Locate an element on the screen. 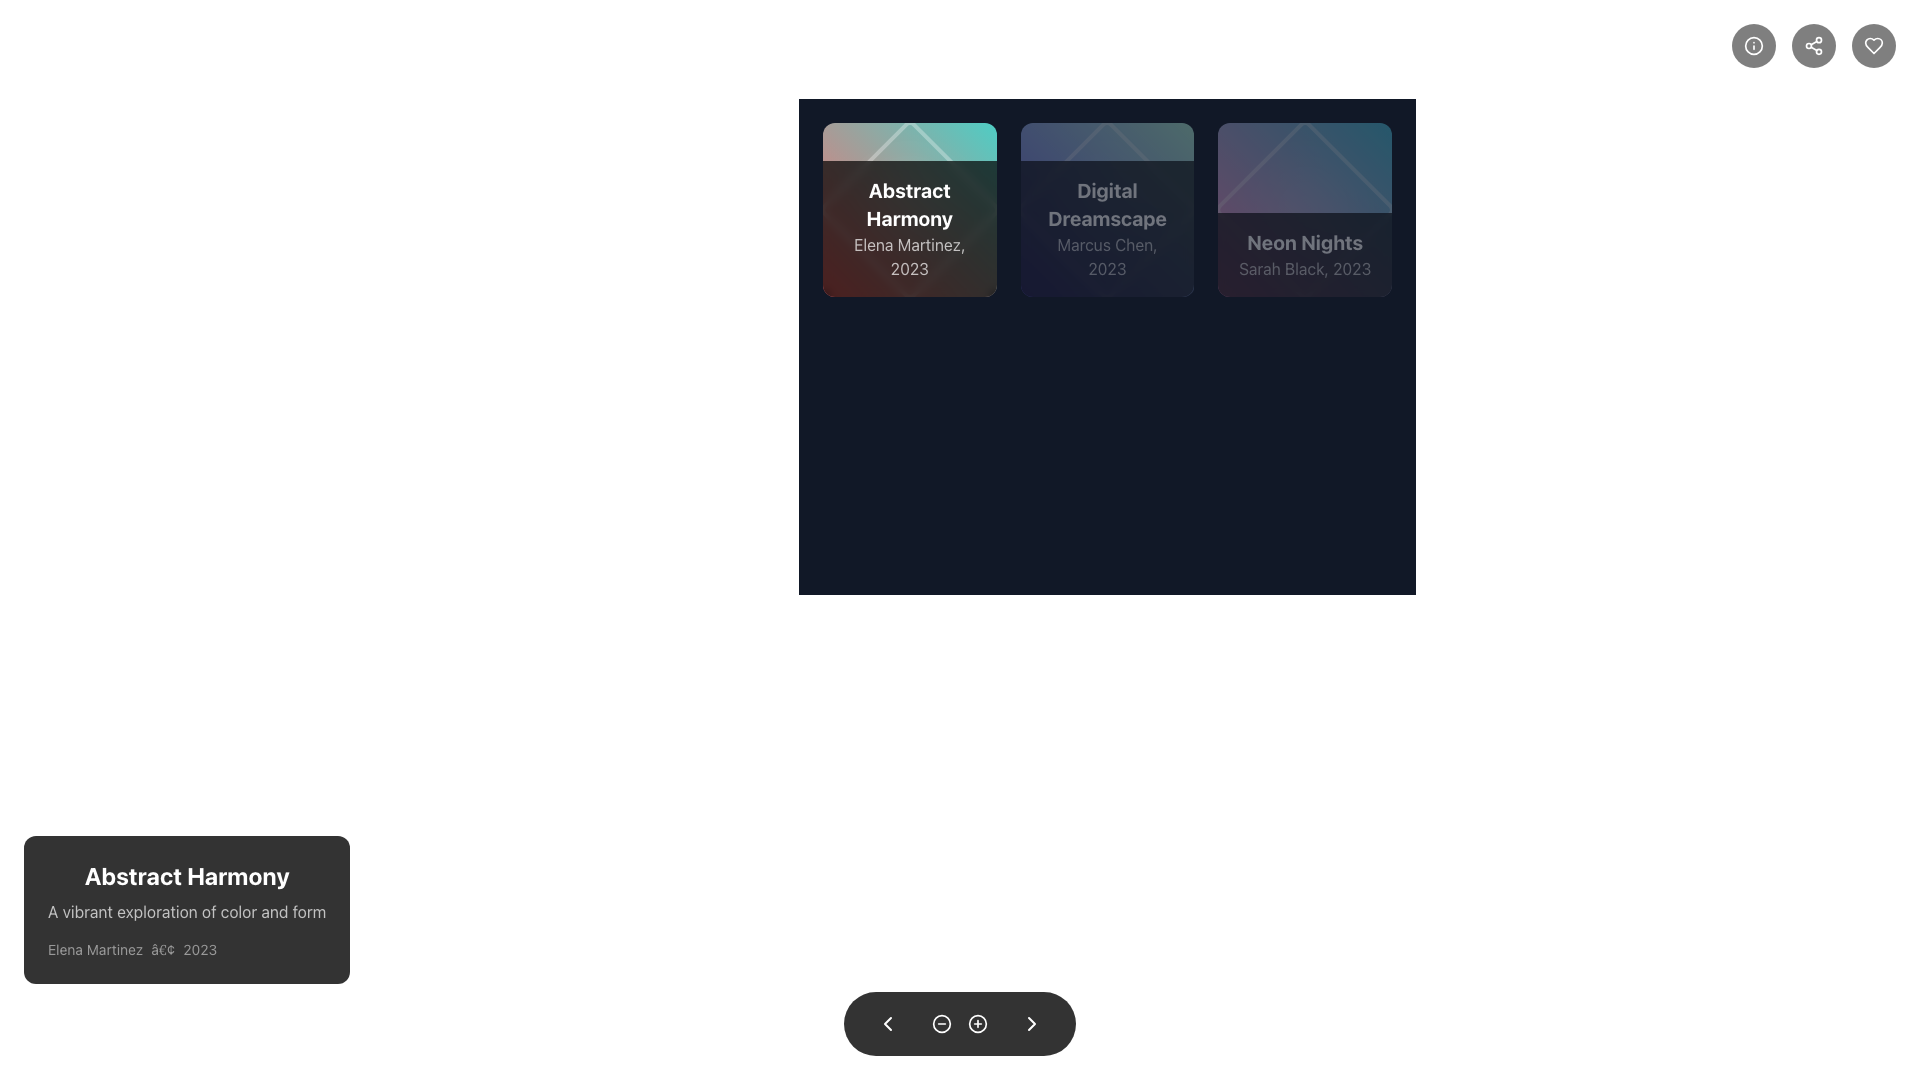  the text label displaying 'Elena Martinez' and '2023' located at the bottom of the 'Abstract Harmony' card is located at coordinates (908, 255).